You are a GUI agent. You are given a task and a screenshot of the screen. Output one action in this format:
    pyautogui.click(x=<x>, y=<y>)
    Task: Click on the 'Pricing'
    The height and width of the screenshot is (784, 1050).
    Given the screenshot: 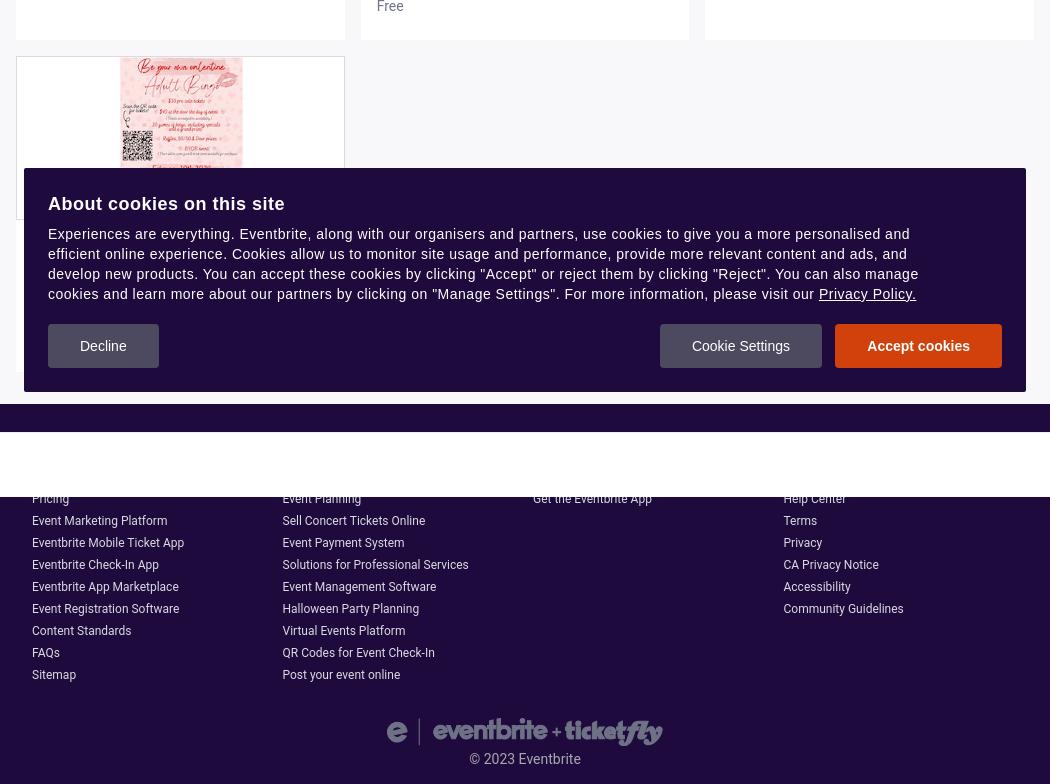 What is the action you would take?
    pyautogui.click(x=49, y=499)
    